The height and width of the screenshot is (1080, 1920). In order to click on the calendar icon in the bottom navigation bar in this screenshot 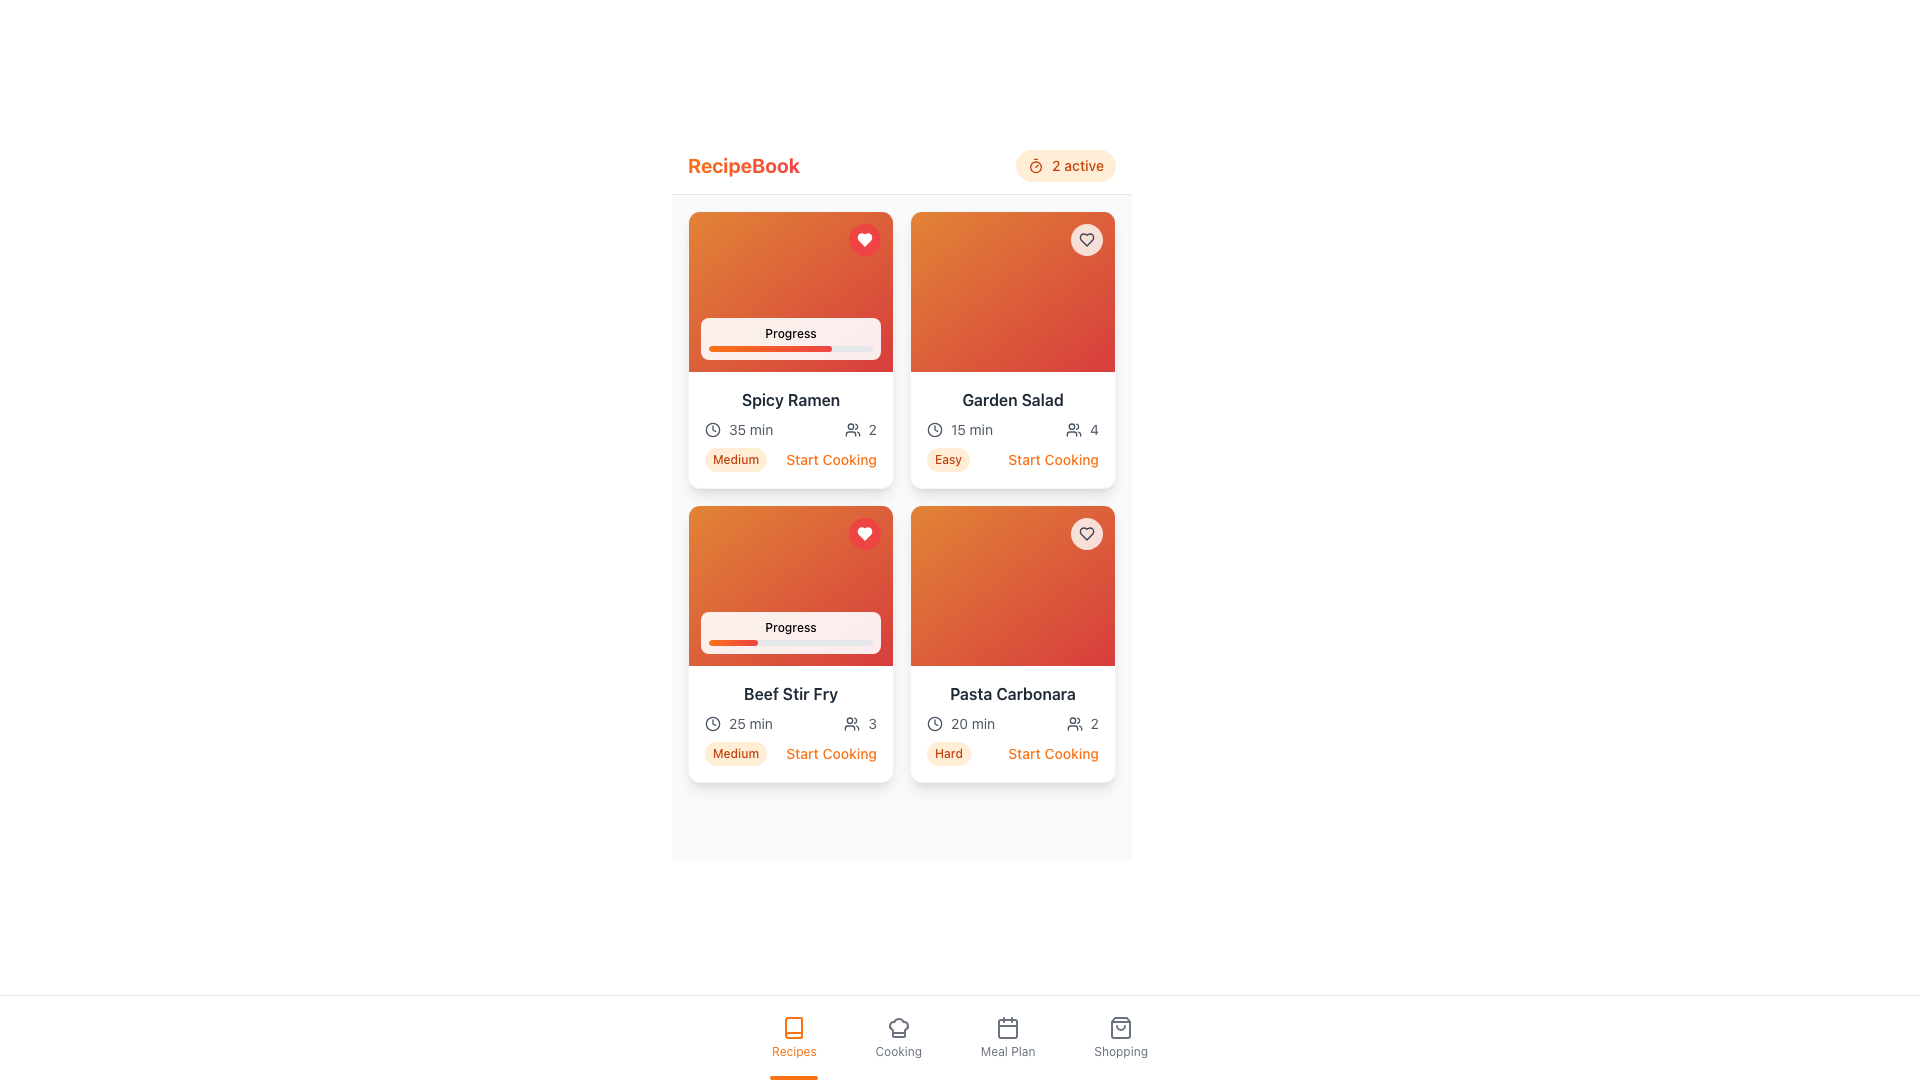, I will do `click(1008, 1028)`.